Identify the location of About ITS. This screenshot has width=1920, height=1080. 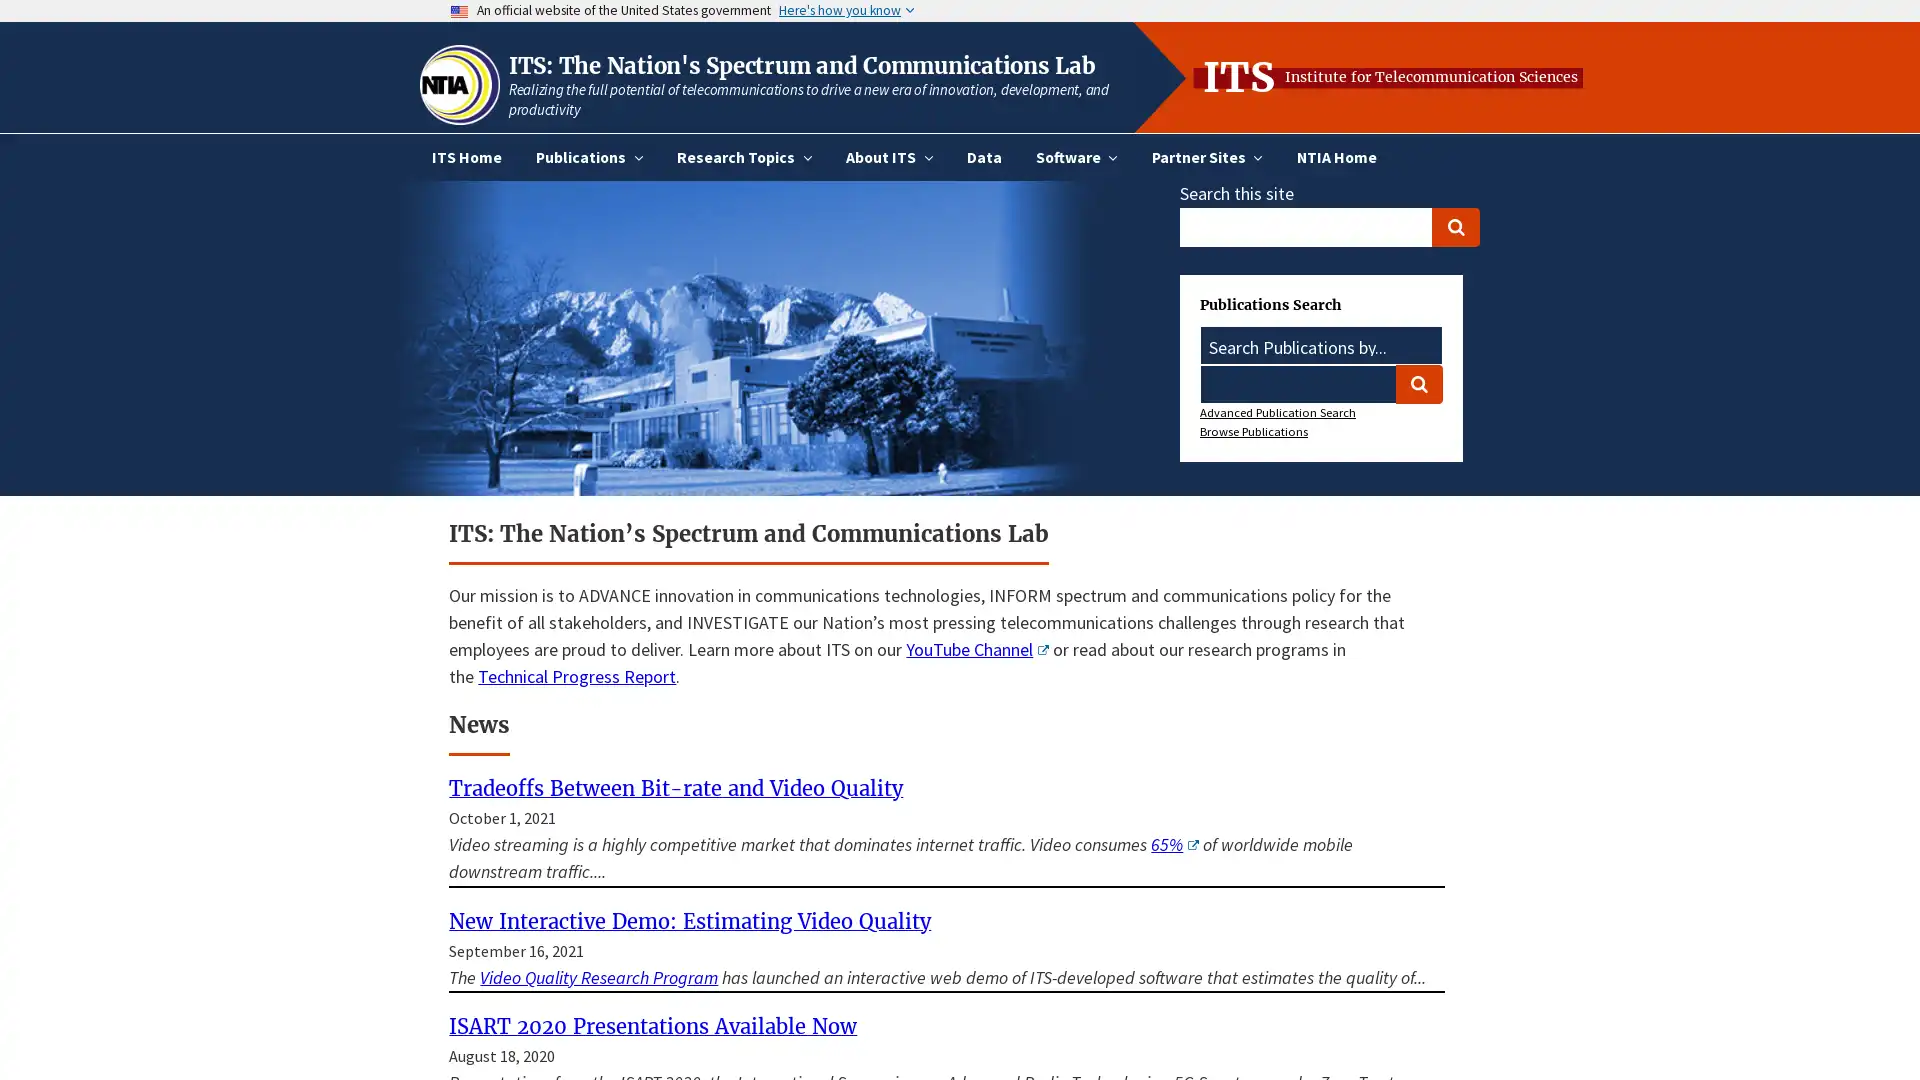
(887, 156).